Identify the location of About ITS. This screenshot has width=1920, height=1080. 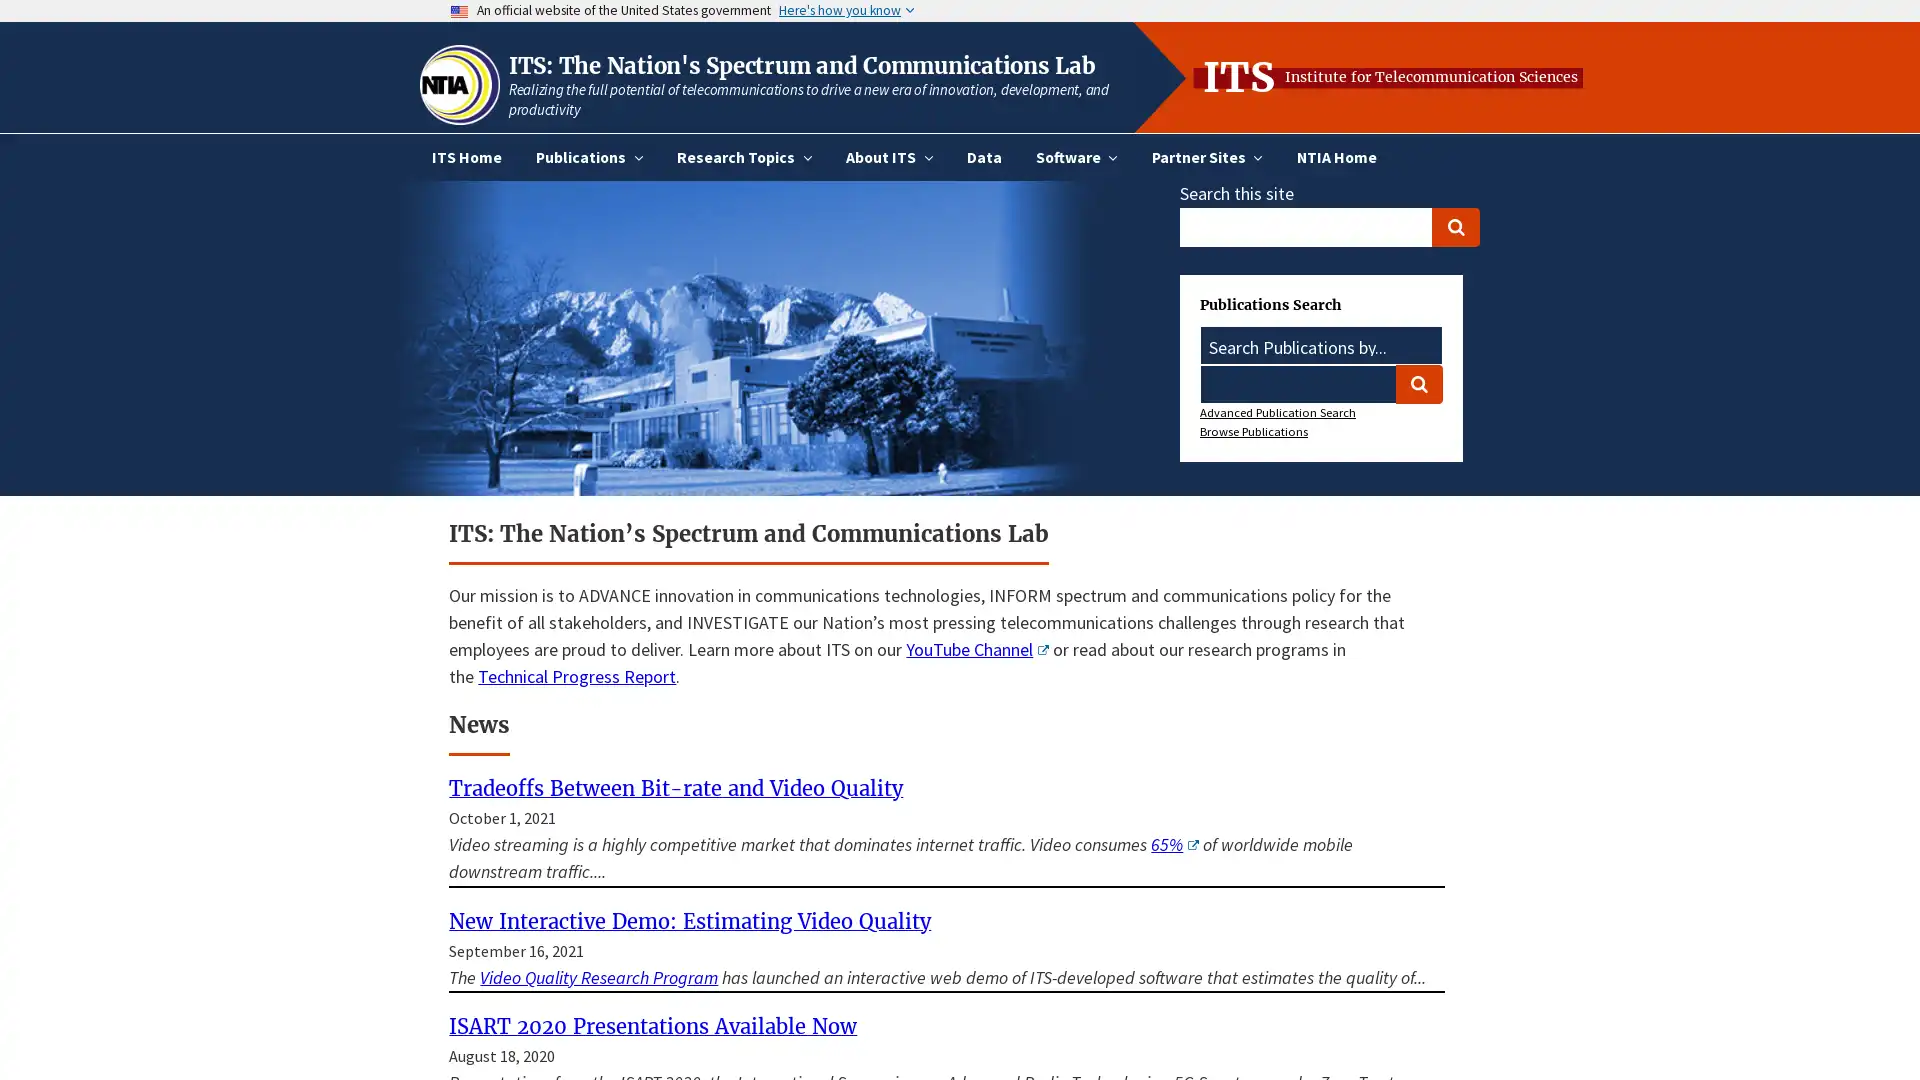
(887, 156).